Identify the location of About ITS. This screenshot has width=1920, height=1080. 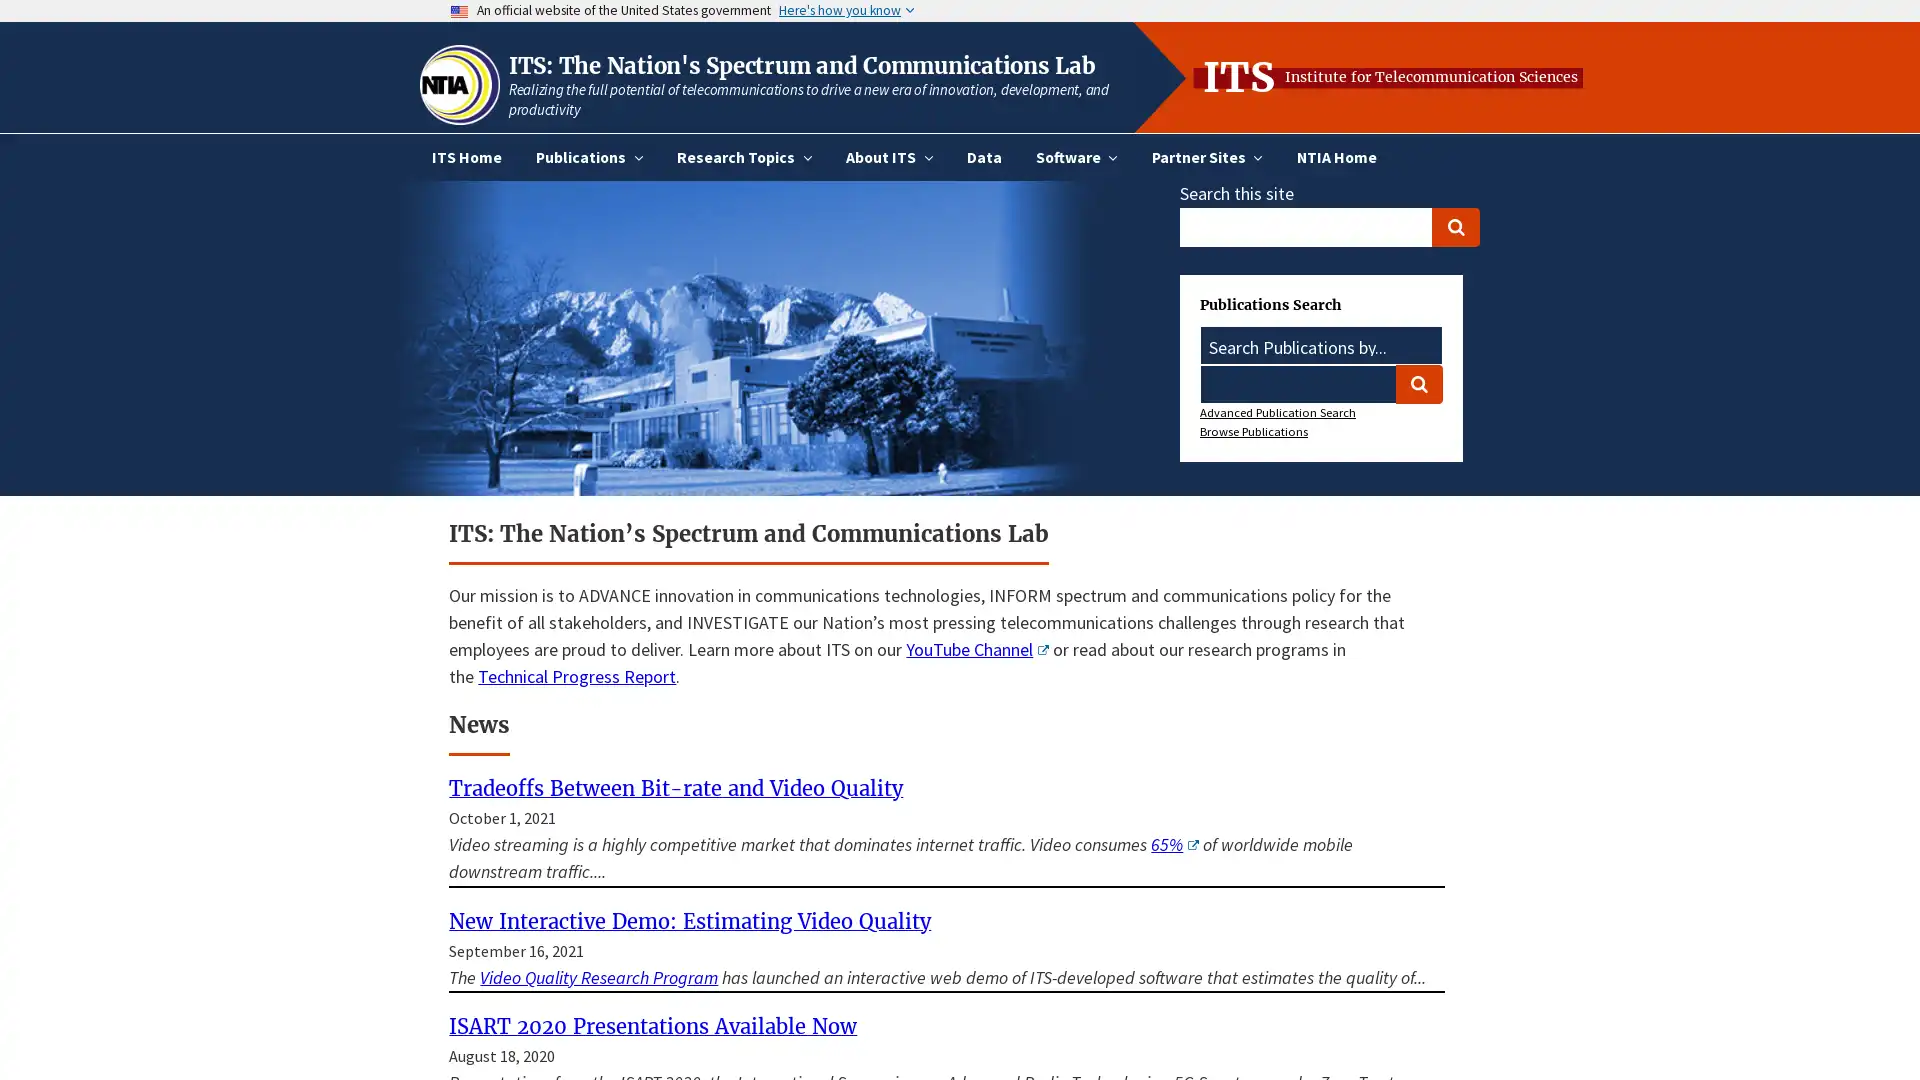
(887, 156).